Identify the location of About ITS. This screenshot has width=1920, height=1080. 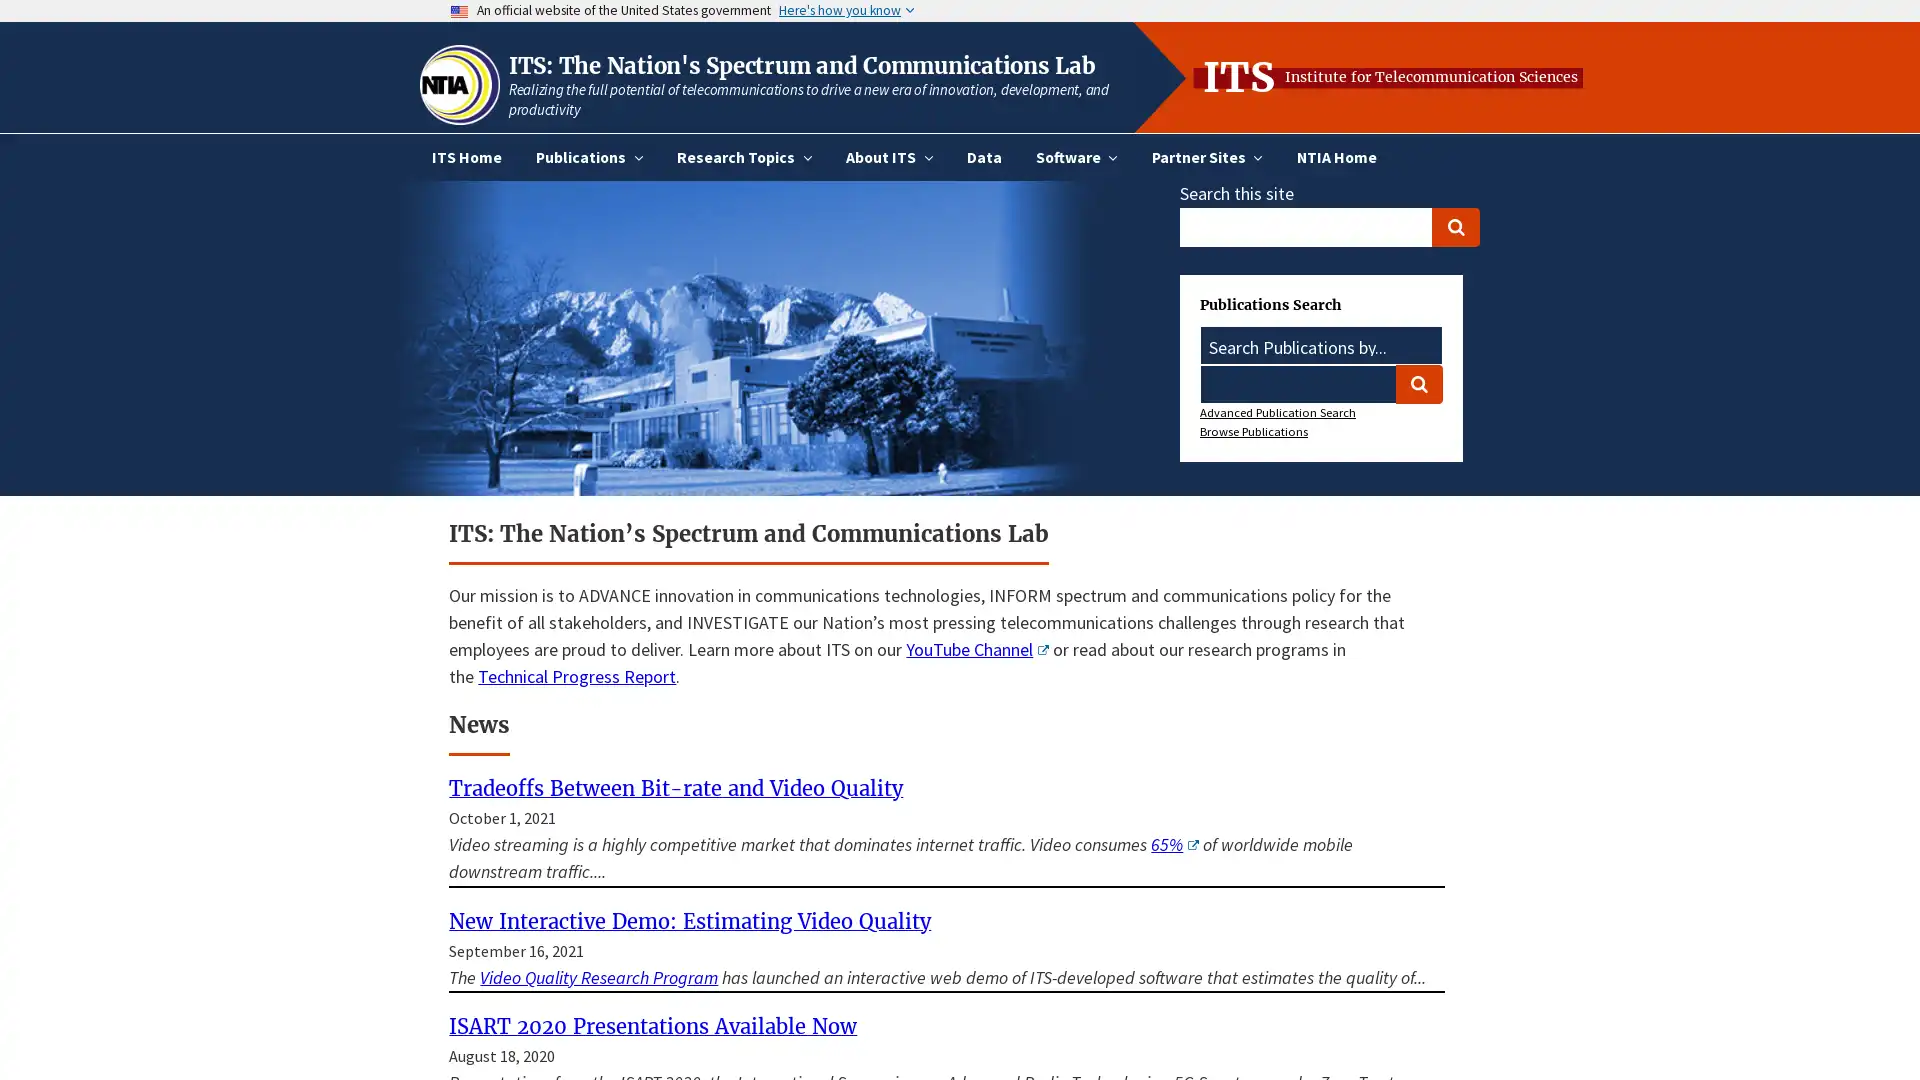
(887, 156).